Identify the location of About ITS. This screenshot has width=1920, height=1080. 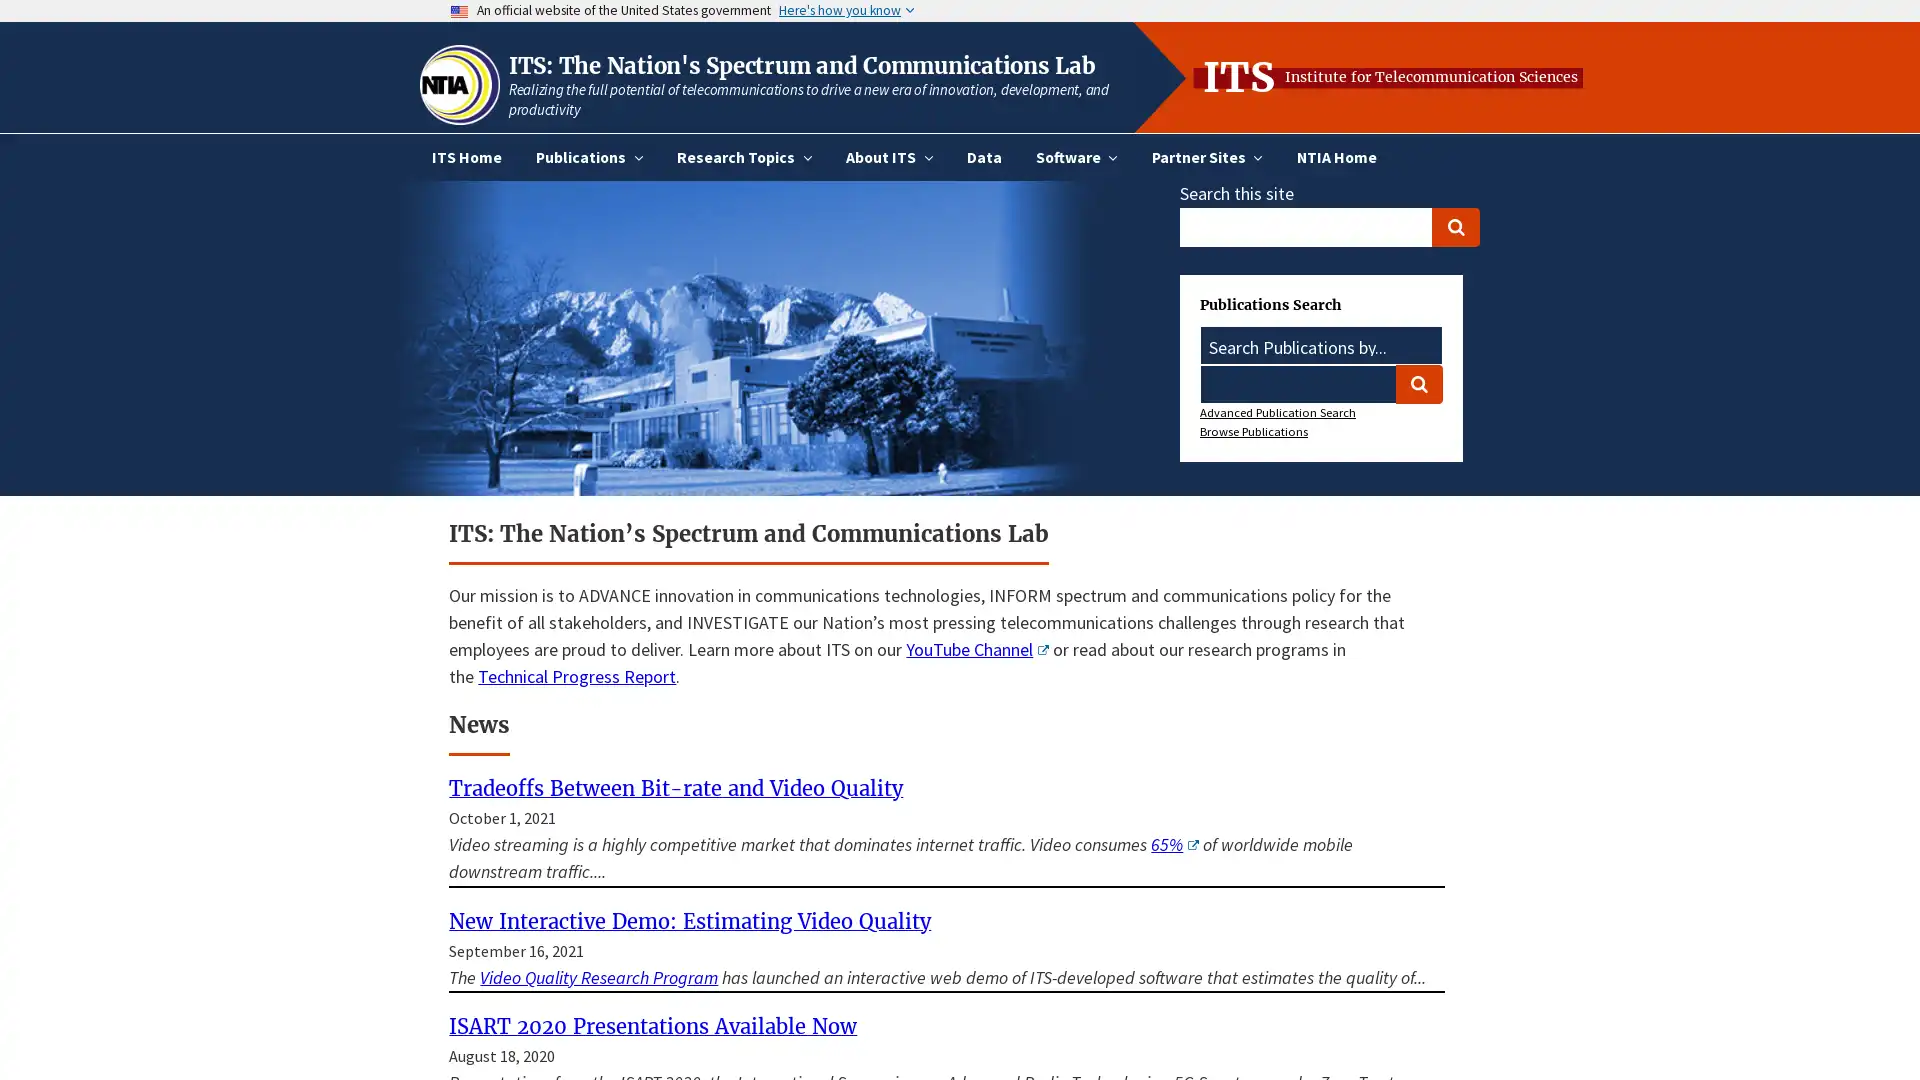
(887, 156).